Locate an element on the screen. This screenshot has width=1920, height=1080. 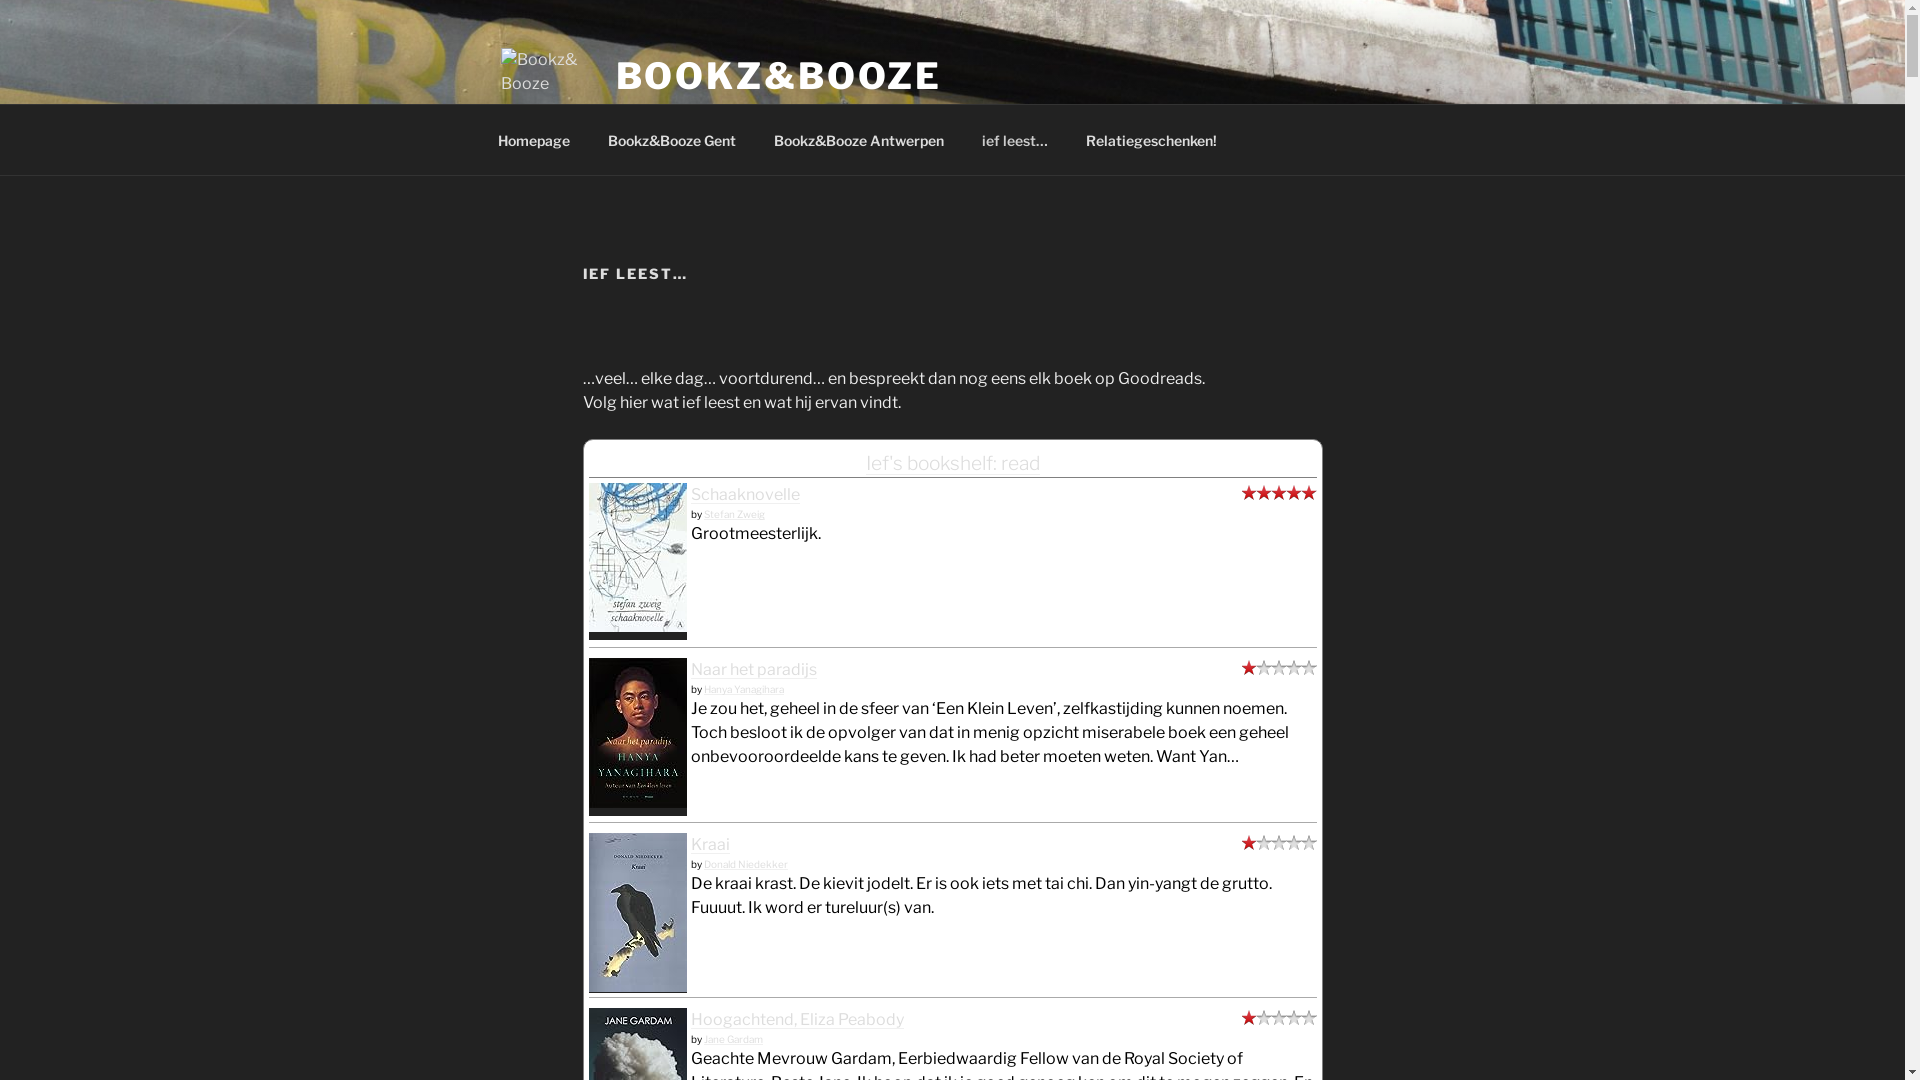
'Bookz&Booze Gent' is located at coordinates (671, 139).